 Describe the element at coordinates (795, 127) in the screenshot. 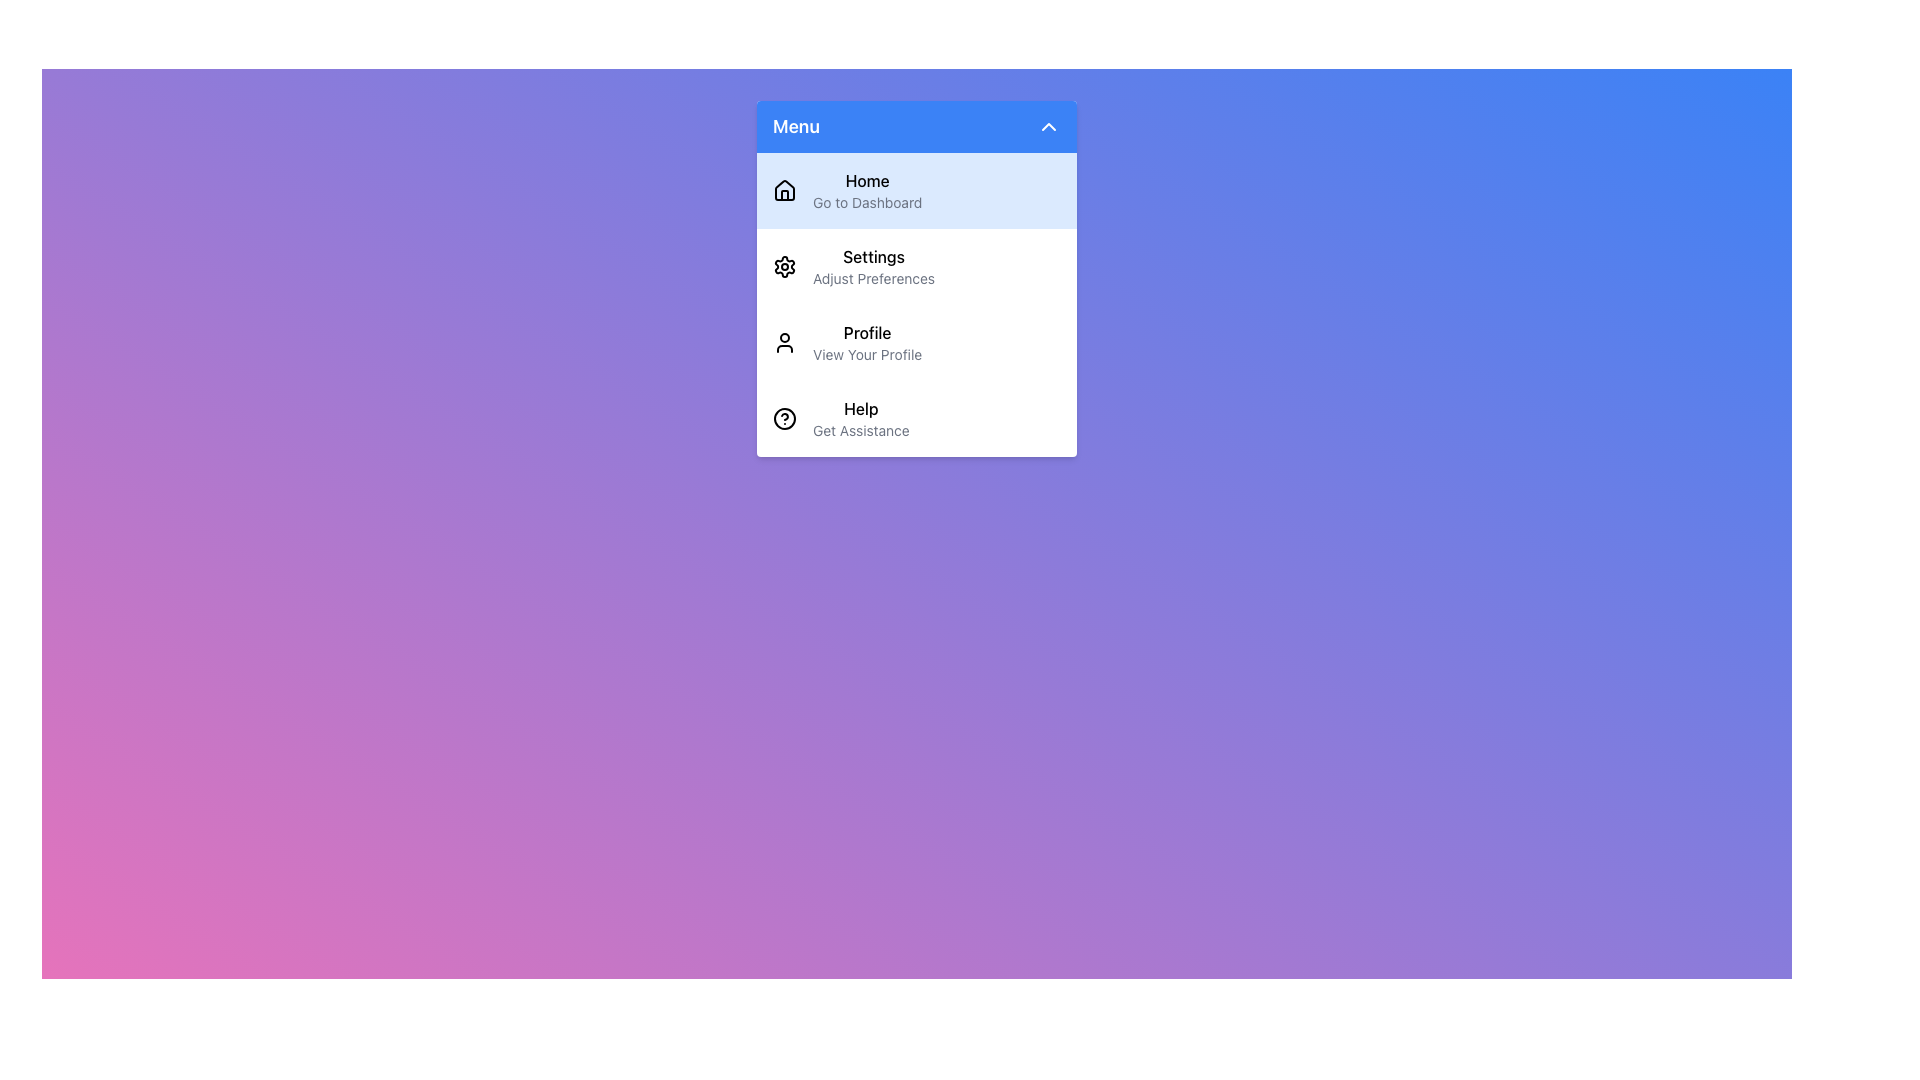

I see `text label that indicates the title or category of the dropdown menu, positioned at the top-left corner of the dropdown structure, next to the chevron icon` at that location.